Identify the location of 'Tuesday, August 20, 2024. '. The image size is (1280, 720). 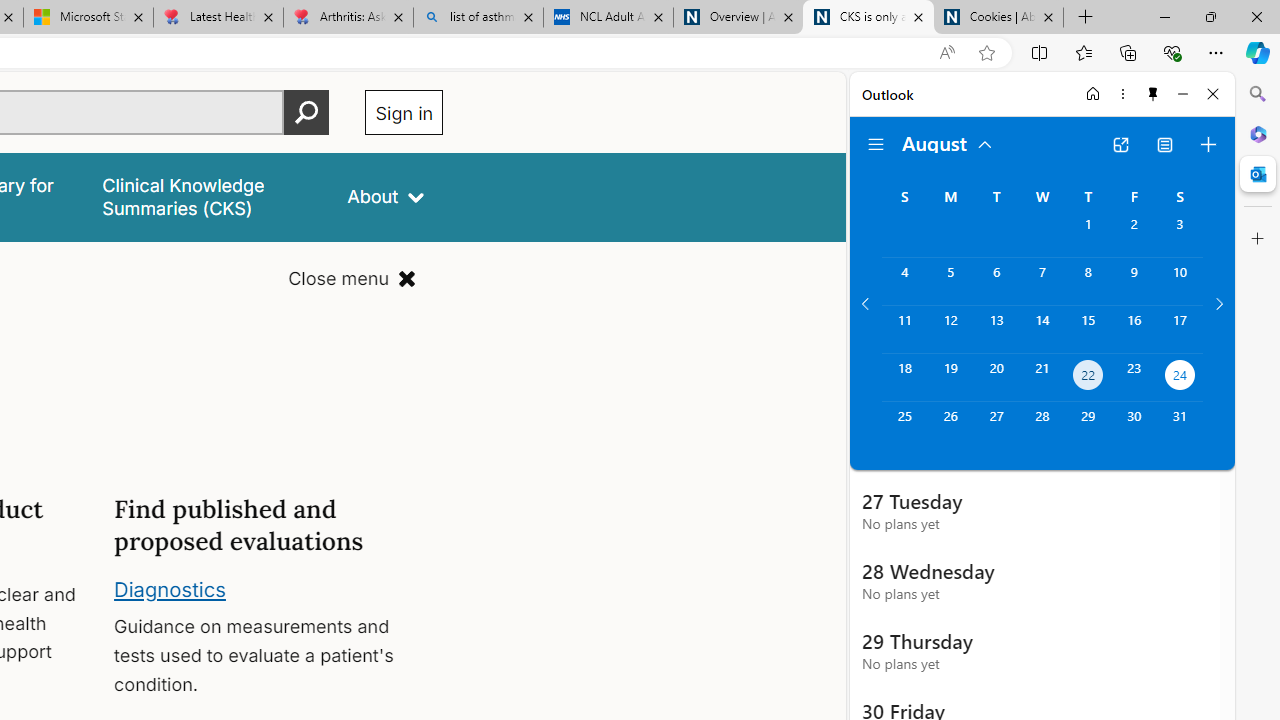
(996, 377).